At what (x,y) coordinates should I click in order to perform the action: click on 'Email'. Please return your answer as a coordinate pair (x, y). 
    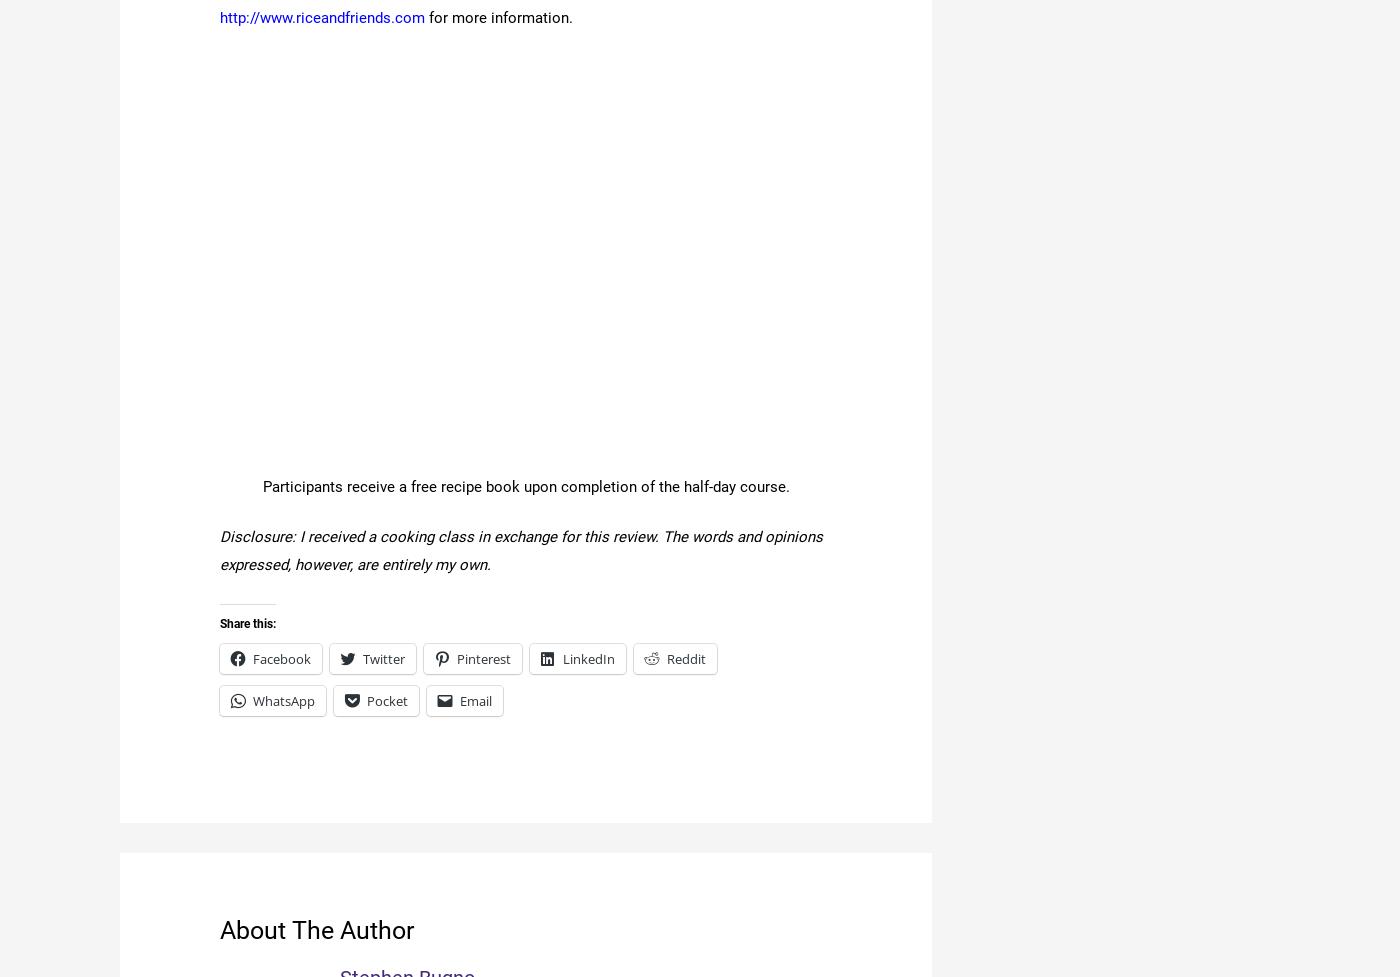
    Looking at the image, I should click on (476, 700).